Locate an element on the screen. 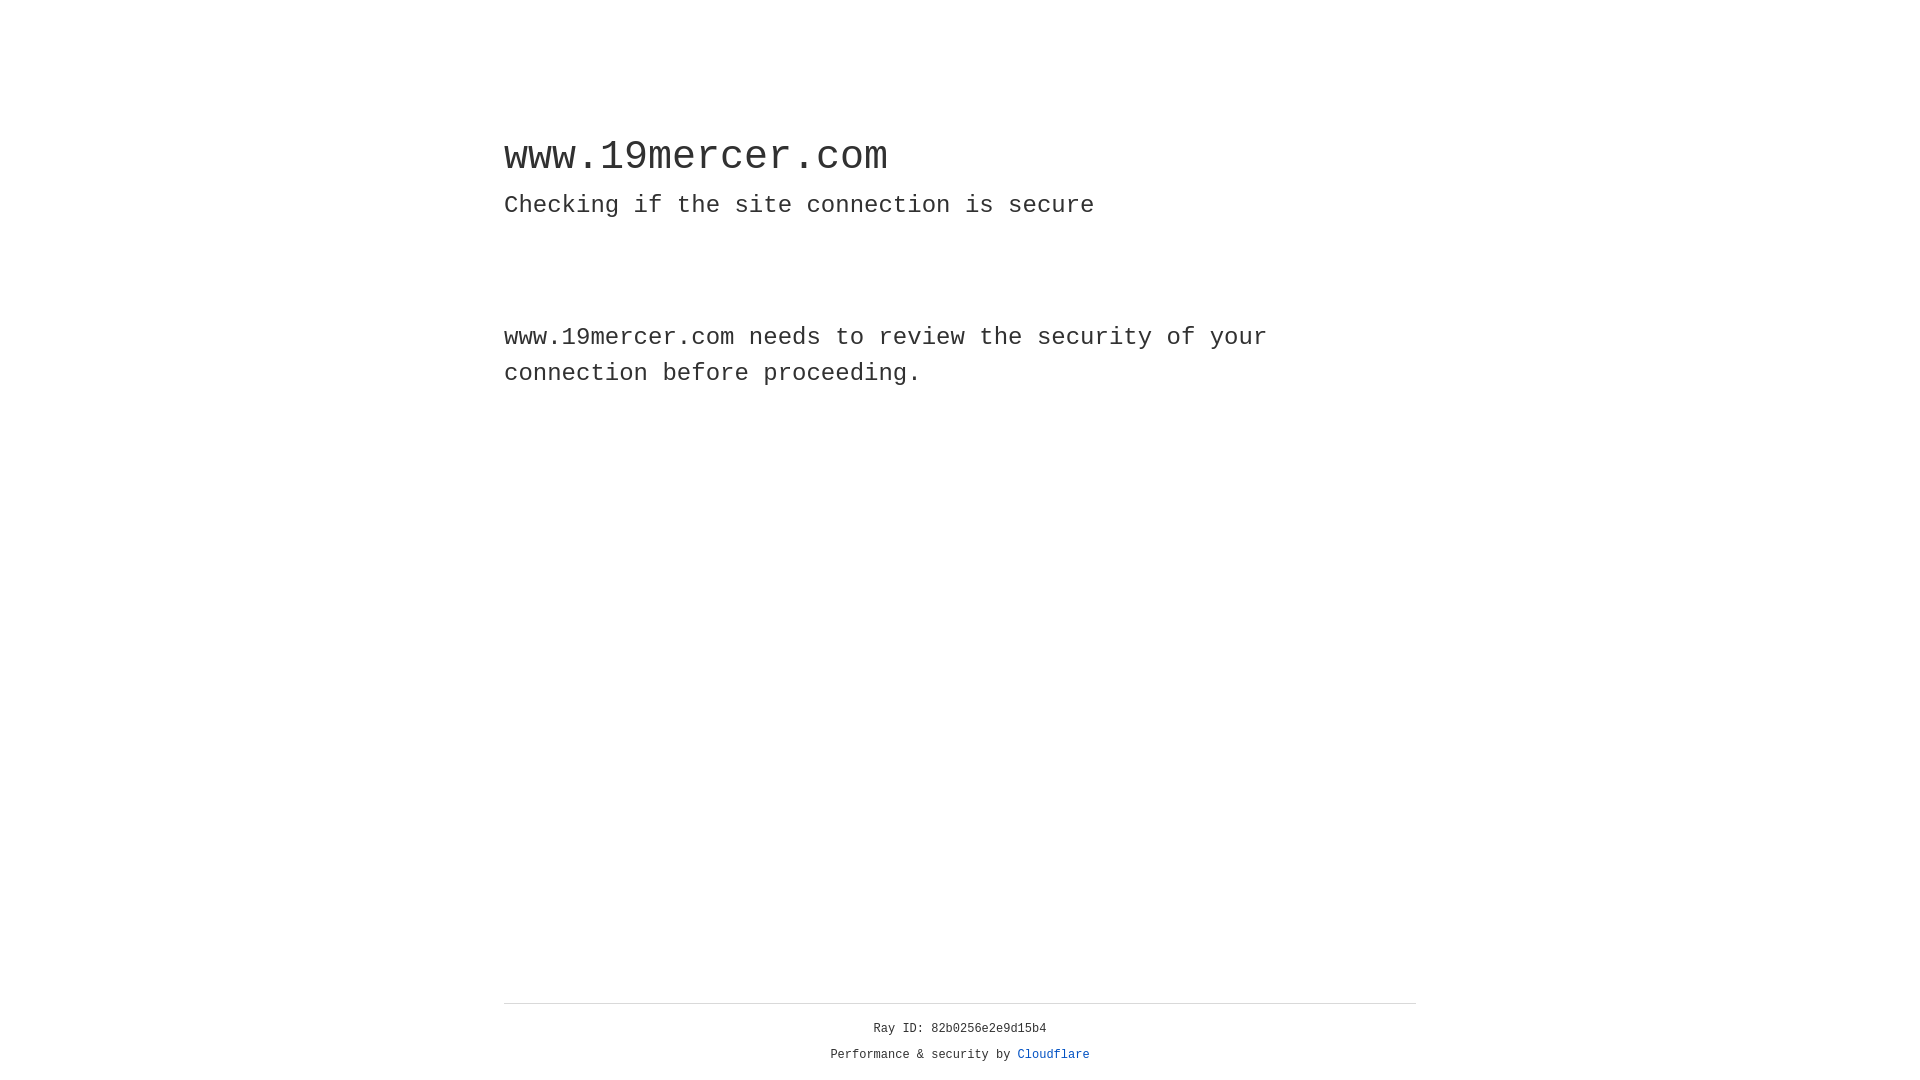  'Cloudflare' is located at coordinates (1053, 1054).